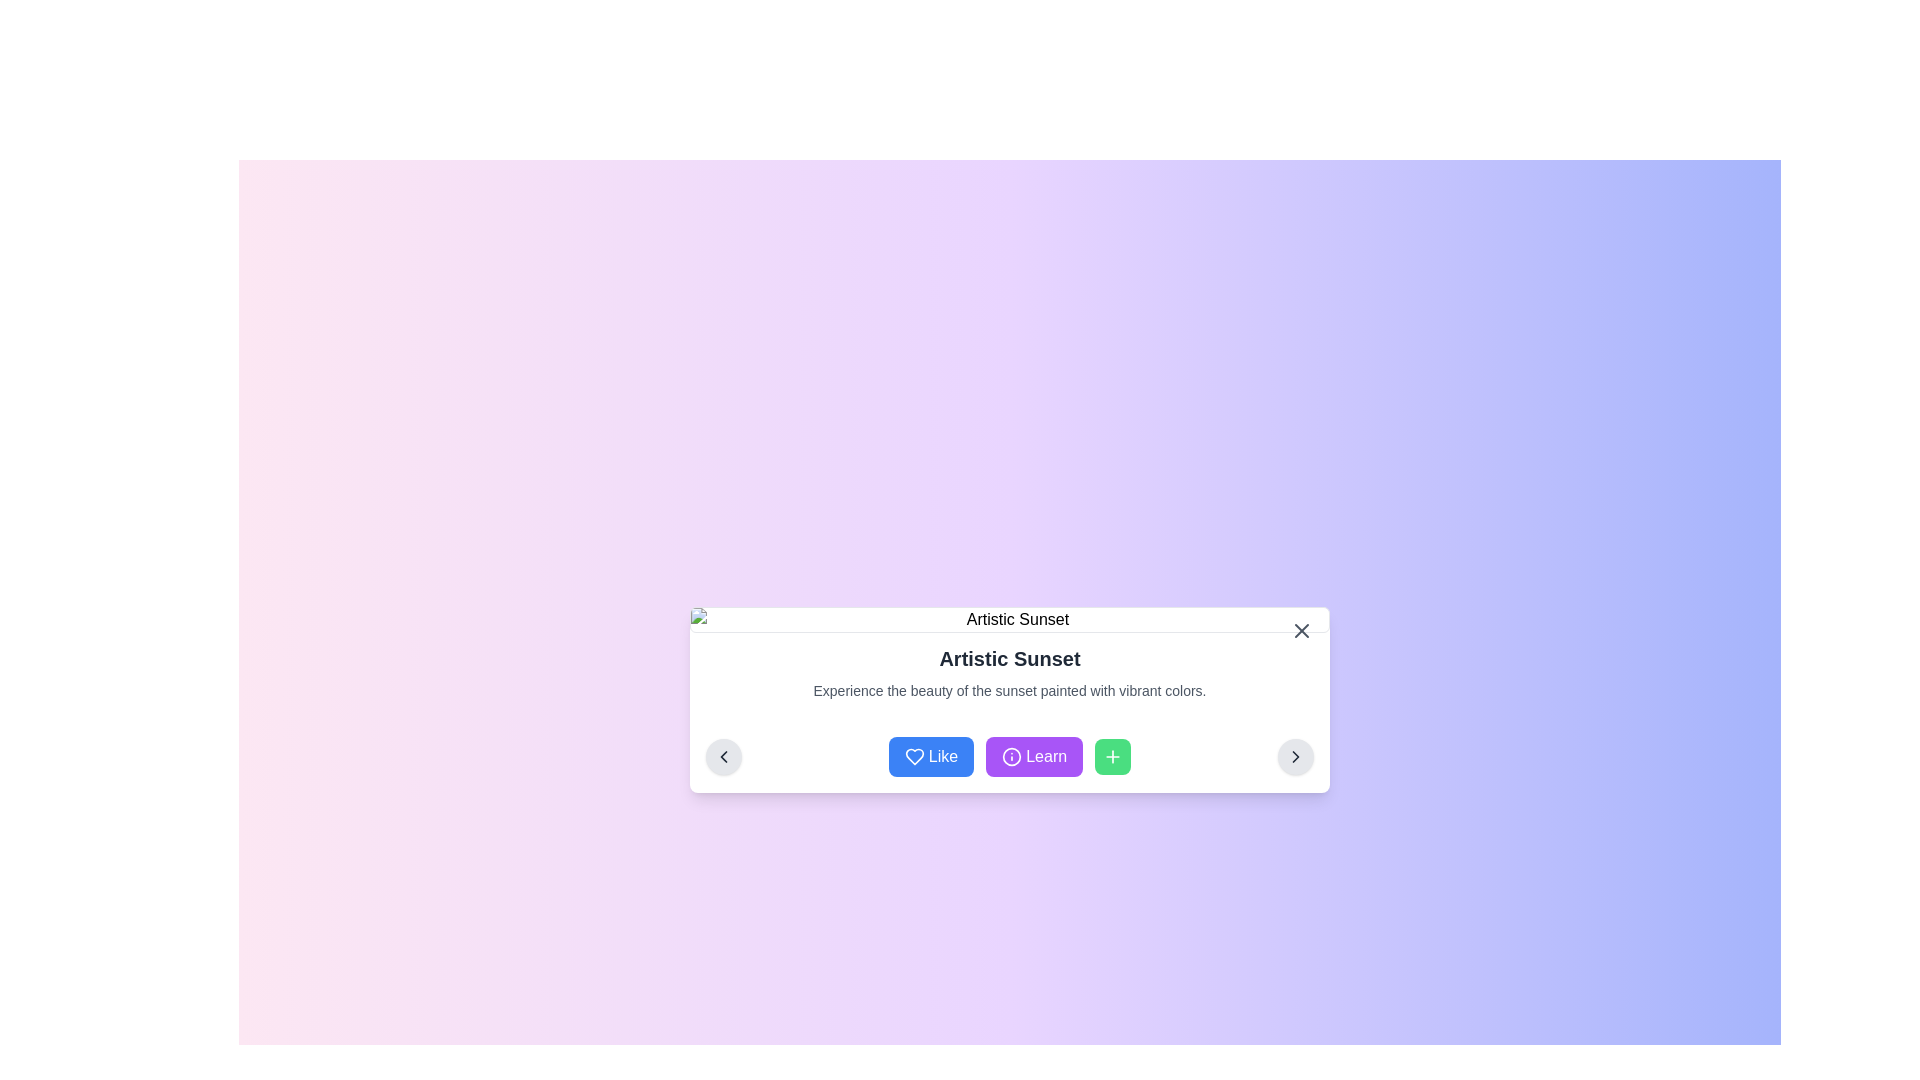 Image resolution: width=1920 pixels, height=1080 pixels. What do you see at coordinates (1301, 631) in the screenshot?
I see `the close button located at the top-right corner of the card displaying 'Artistic Sunset'` at bounding box center [1301, 631].